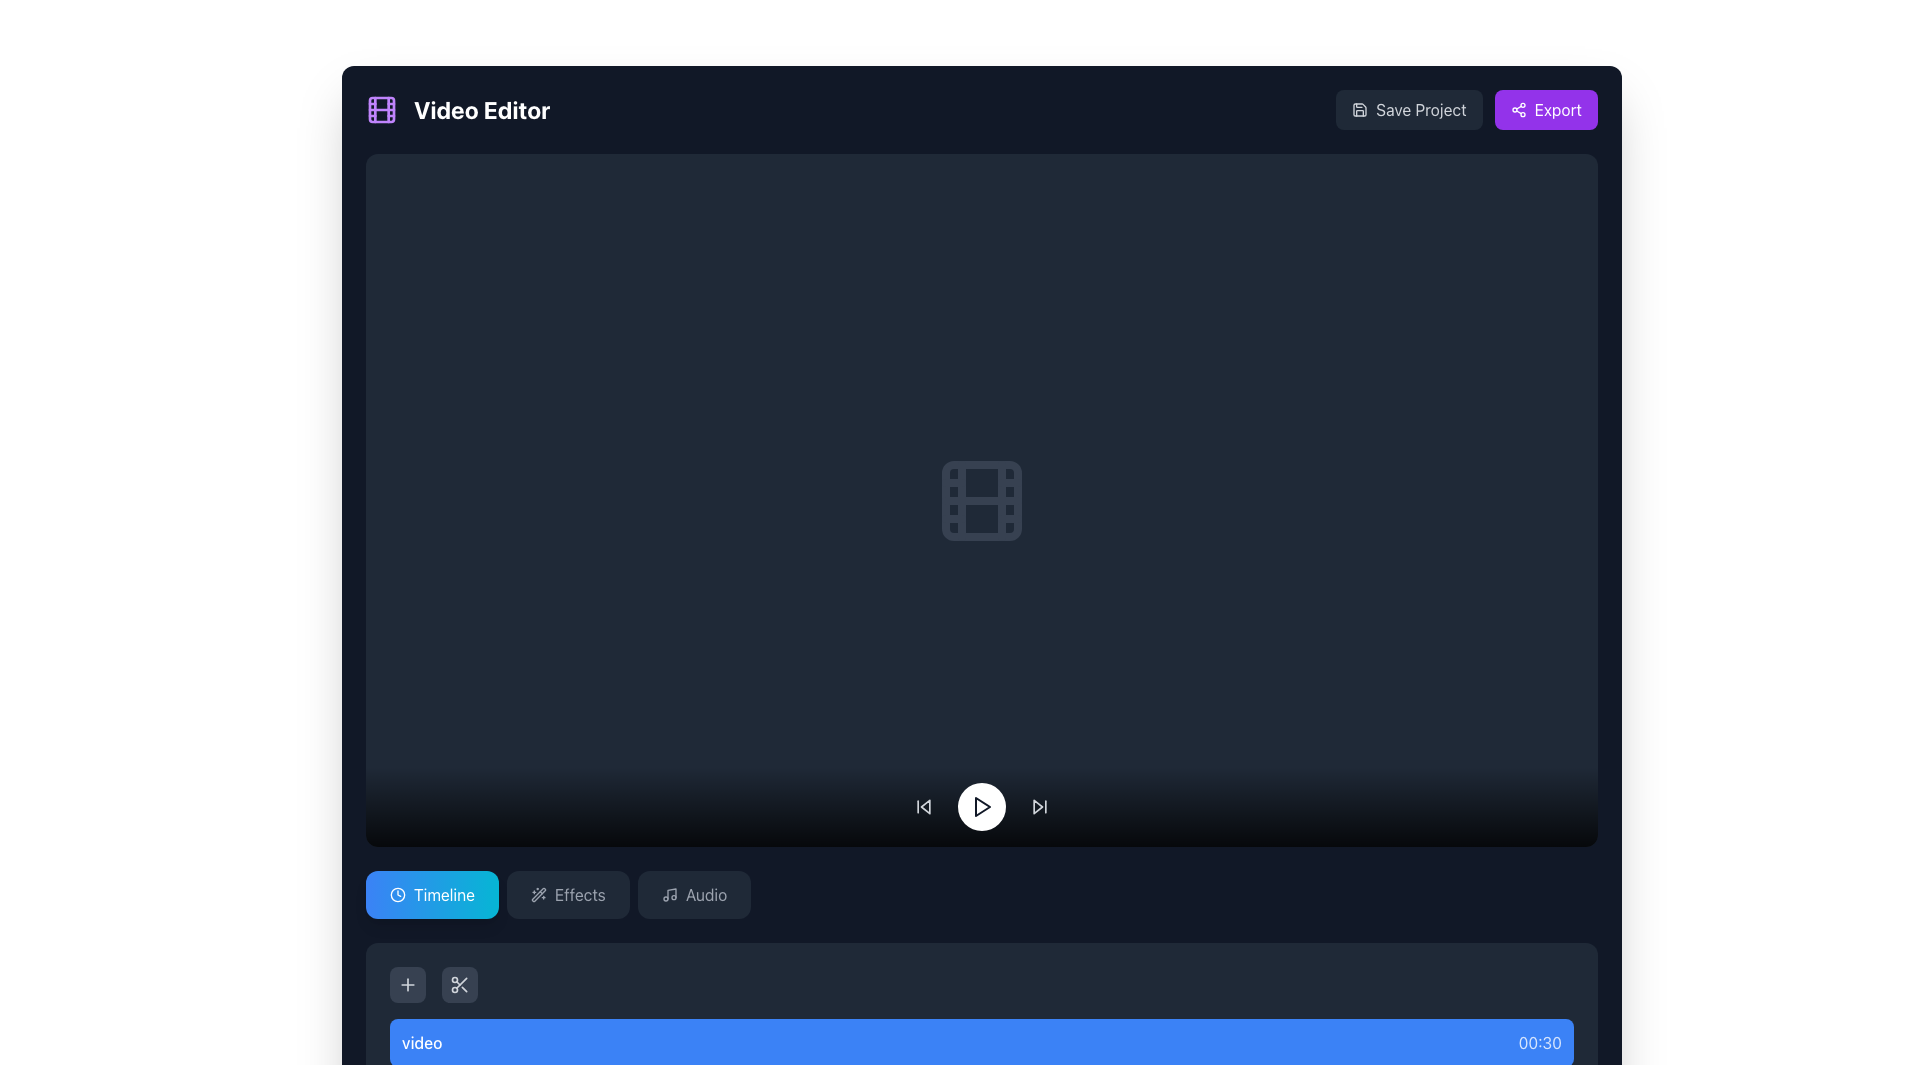 The height and width of the screenshot is (1080, 1920). I want to click on the save button located in the top-right corner of the Video Editor interface, directly left of the Export button with a purple background, so click(1467, 110).